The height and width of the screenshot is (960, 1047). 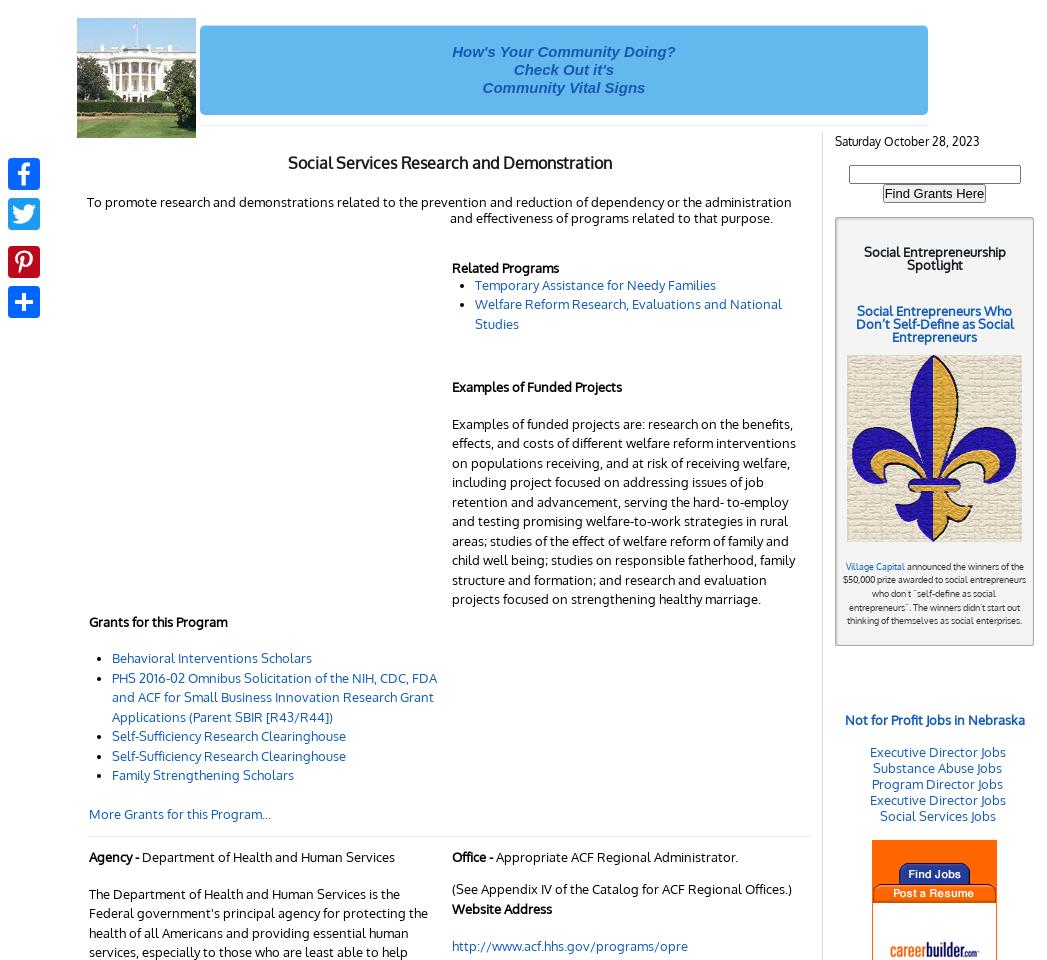 I want to click on 'Check Out it's', so click(x=563, y=68).